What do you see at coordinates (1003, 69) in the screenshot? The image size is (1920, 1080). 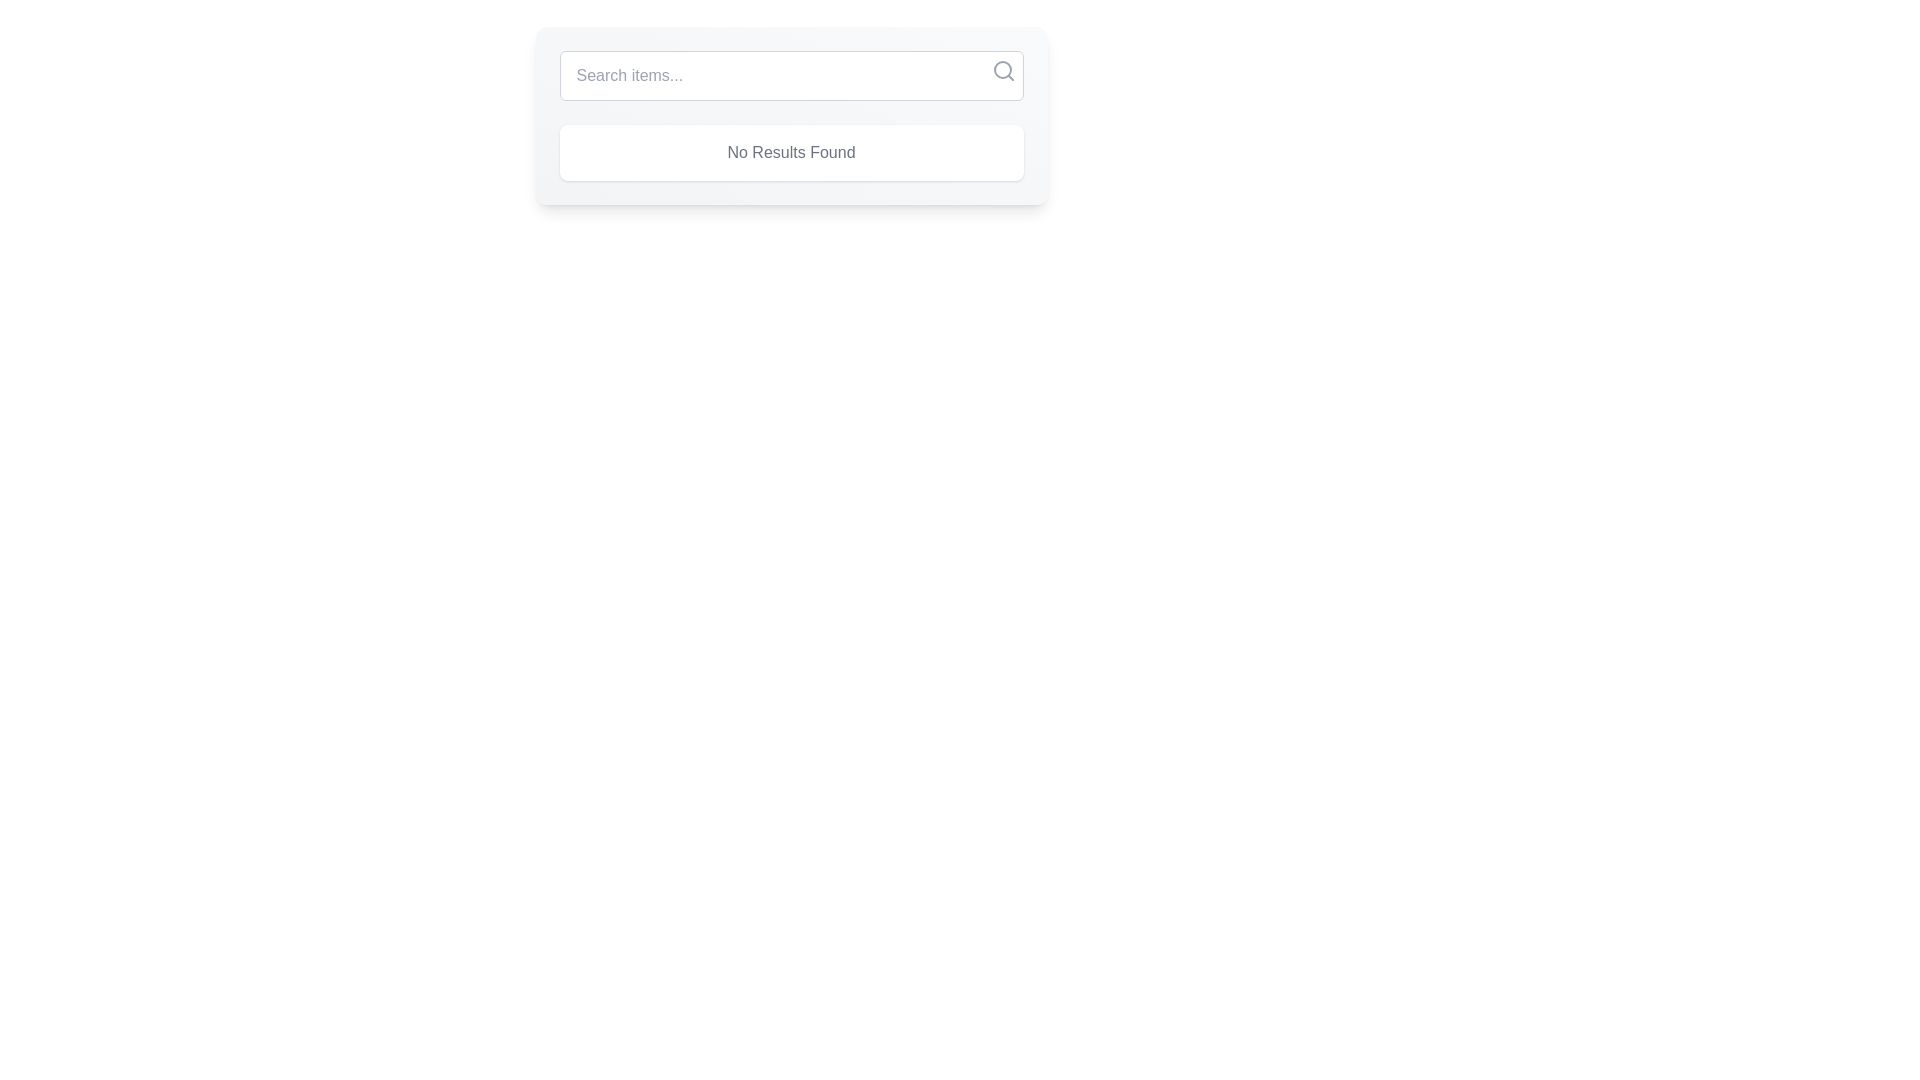 I see `the magnifying glass icon located at the upper-right section of the search bar` at bounding box center [1003, 69].